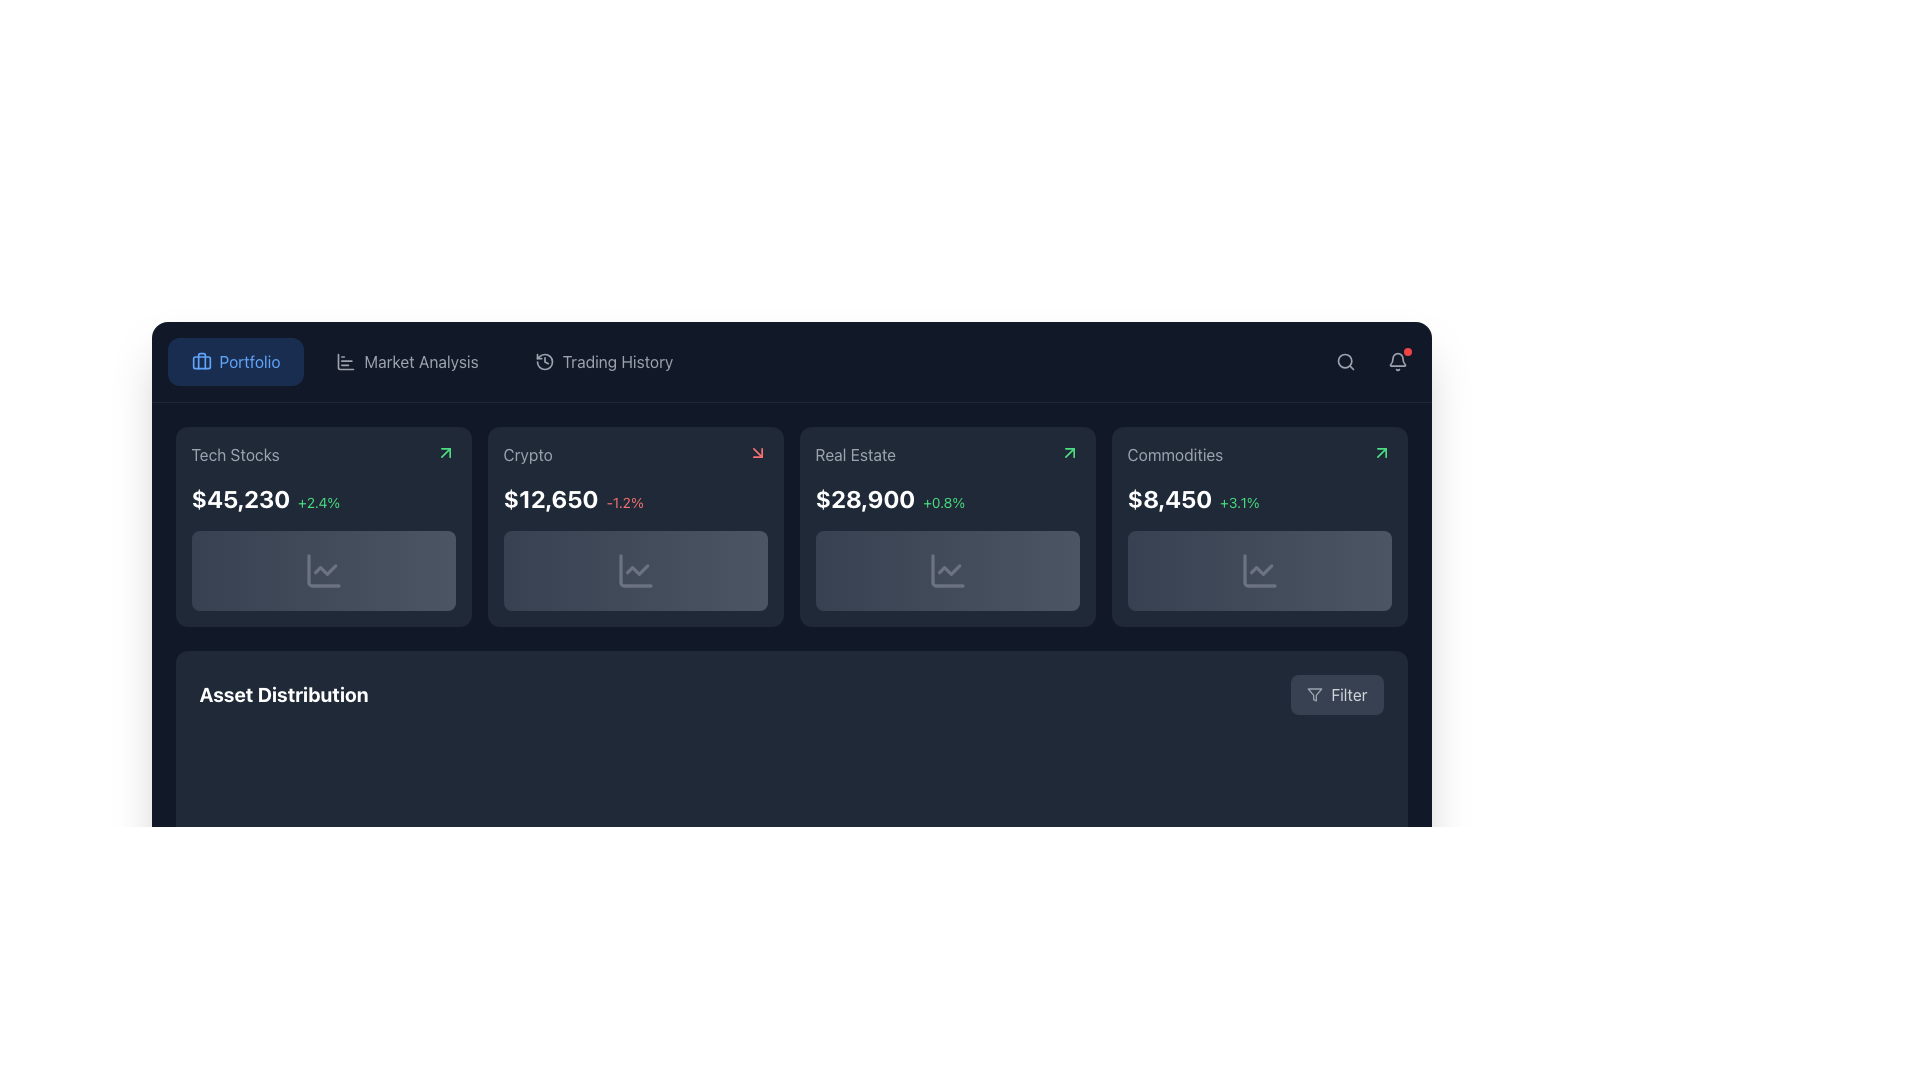  I want to click on the line chart icon representing performance trends for the 'Real Estate' asset located in the lower section of the third card from the left in the row of four summary cards, so click(948, 570).